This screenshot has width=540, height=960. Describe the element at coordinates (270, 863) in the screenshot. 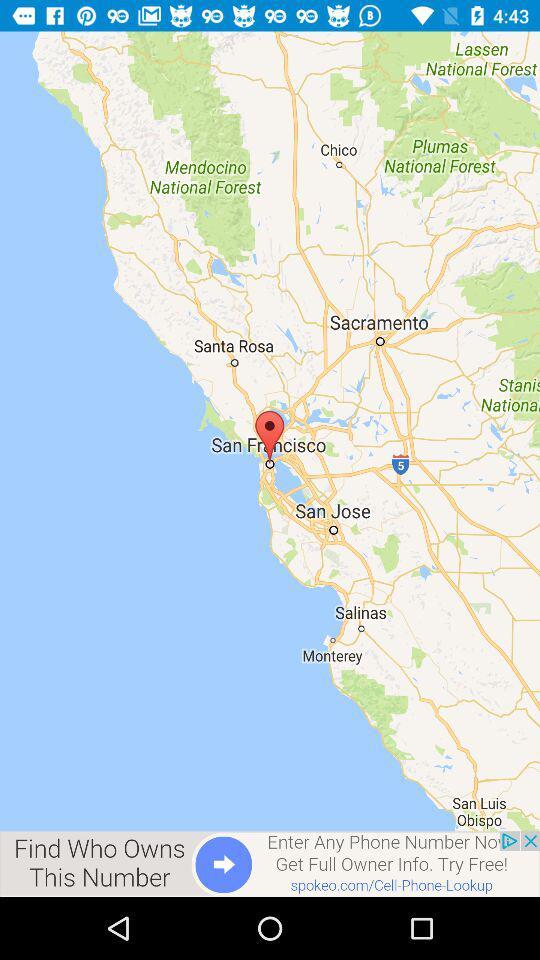

I see `advertisement for phone numbers` at that location.